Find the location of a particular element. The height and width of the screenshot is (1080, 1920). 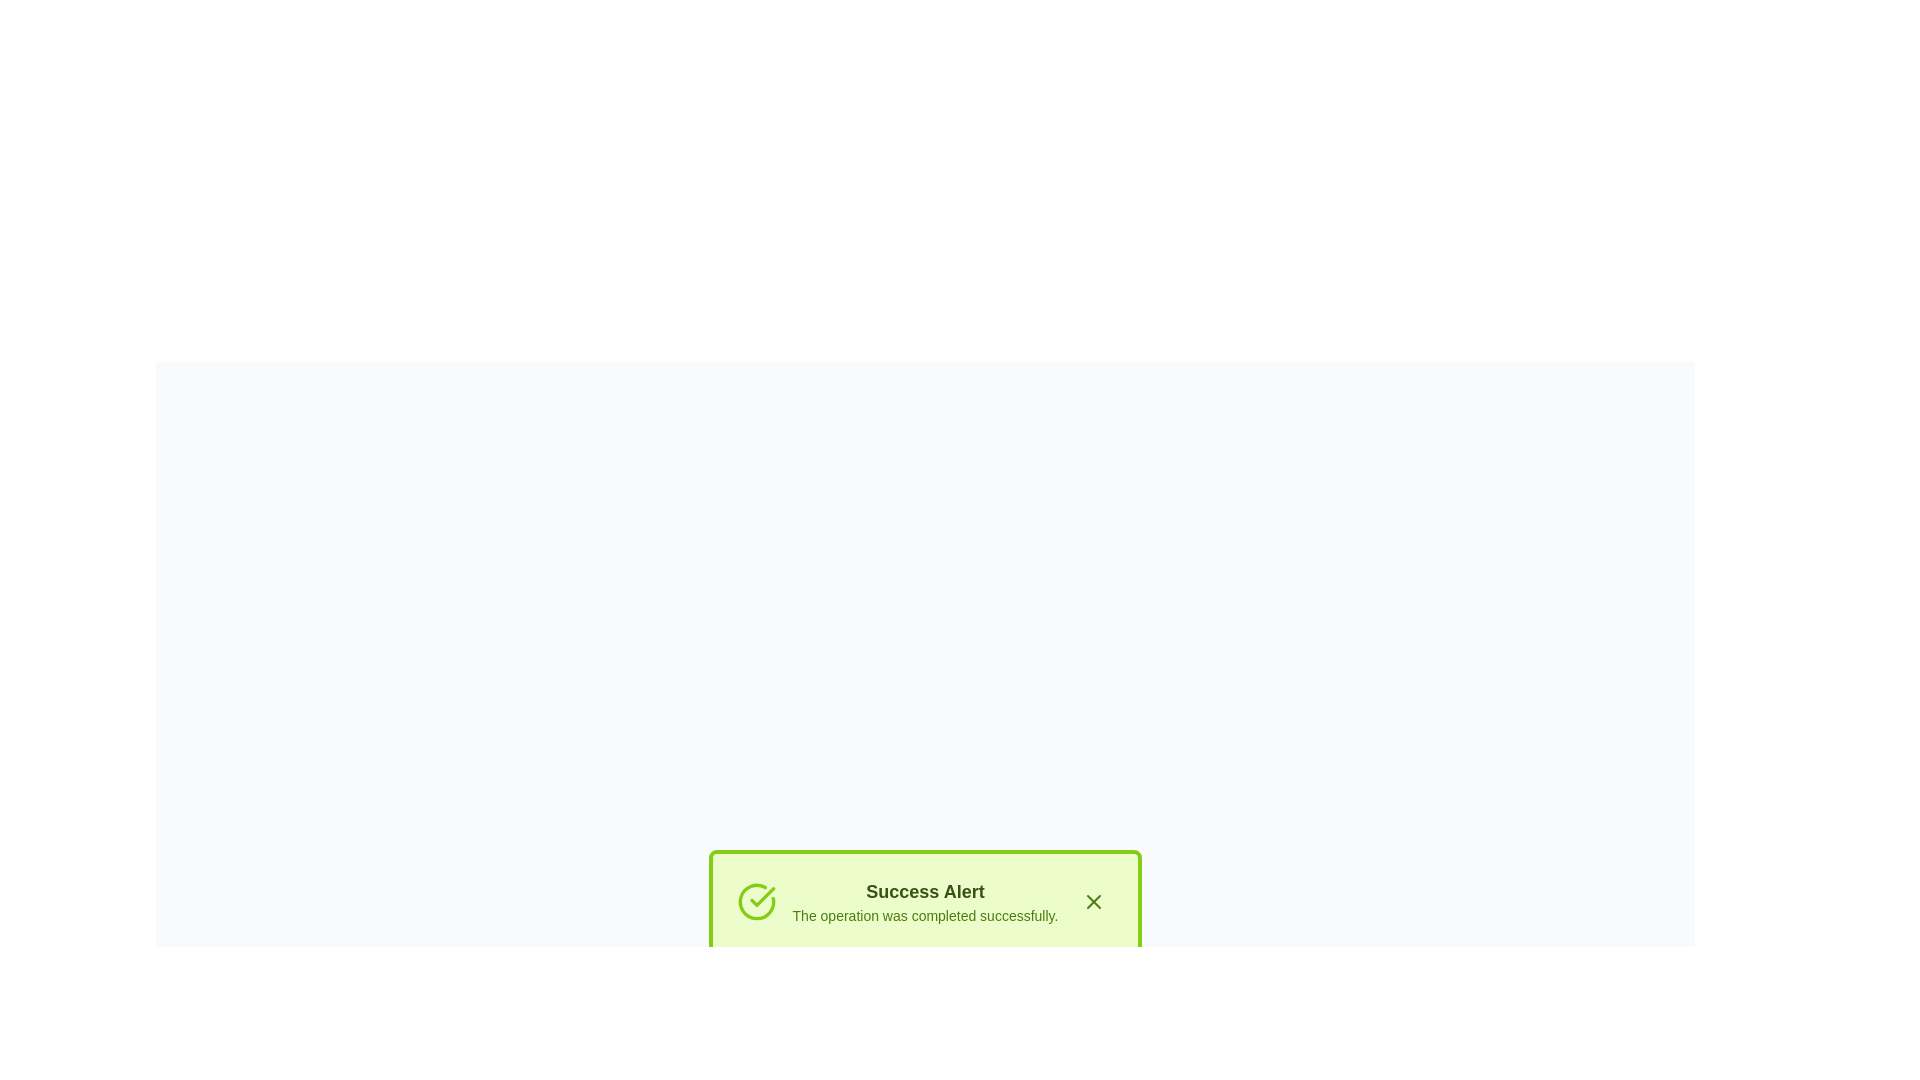

informational text component within the alert box displaying 'Success Alert' and 'The operation was completed successfully' is located at coordinates (924, 902).